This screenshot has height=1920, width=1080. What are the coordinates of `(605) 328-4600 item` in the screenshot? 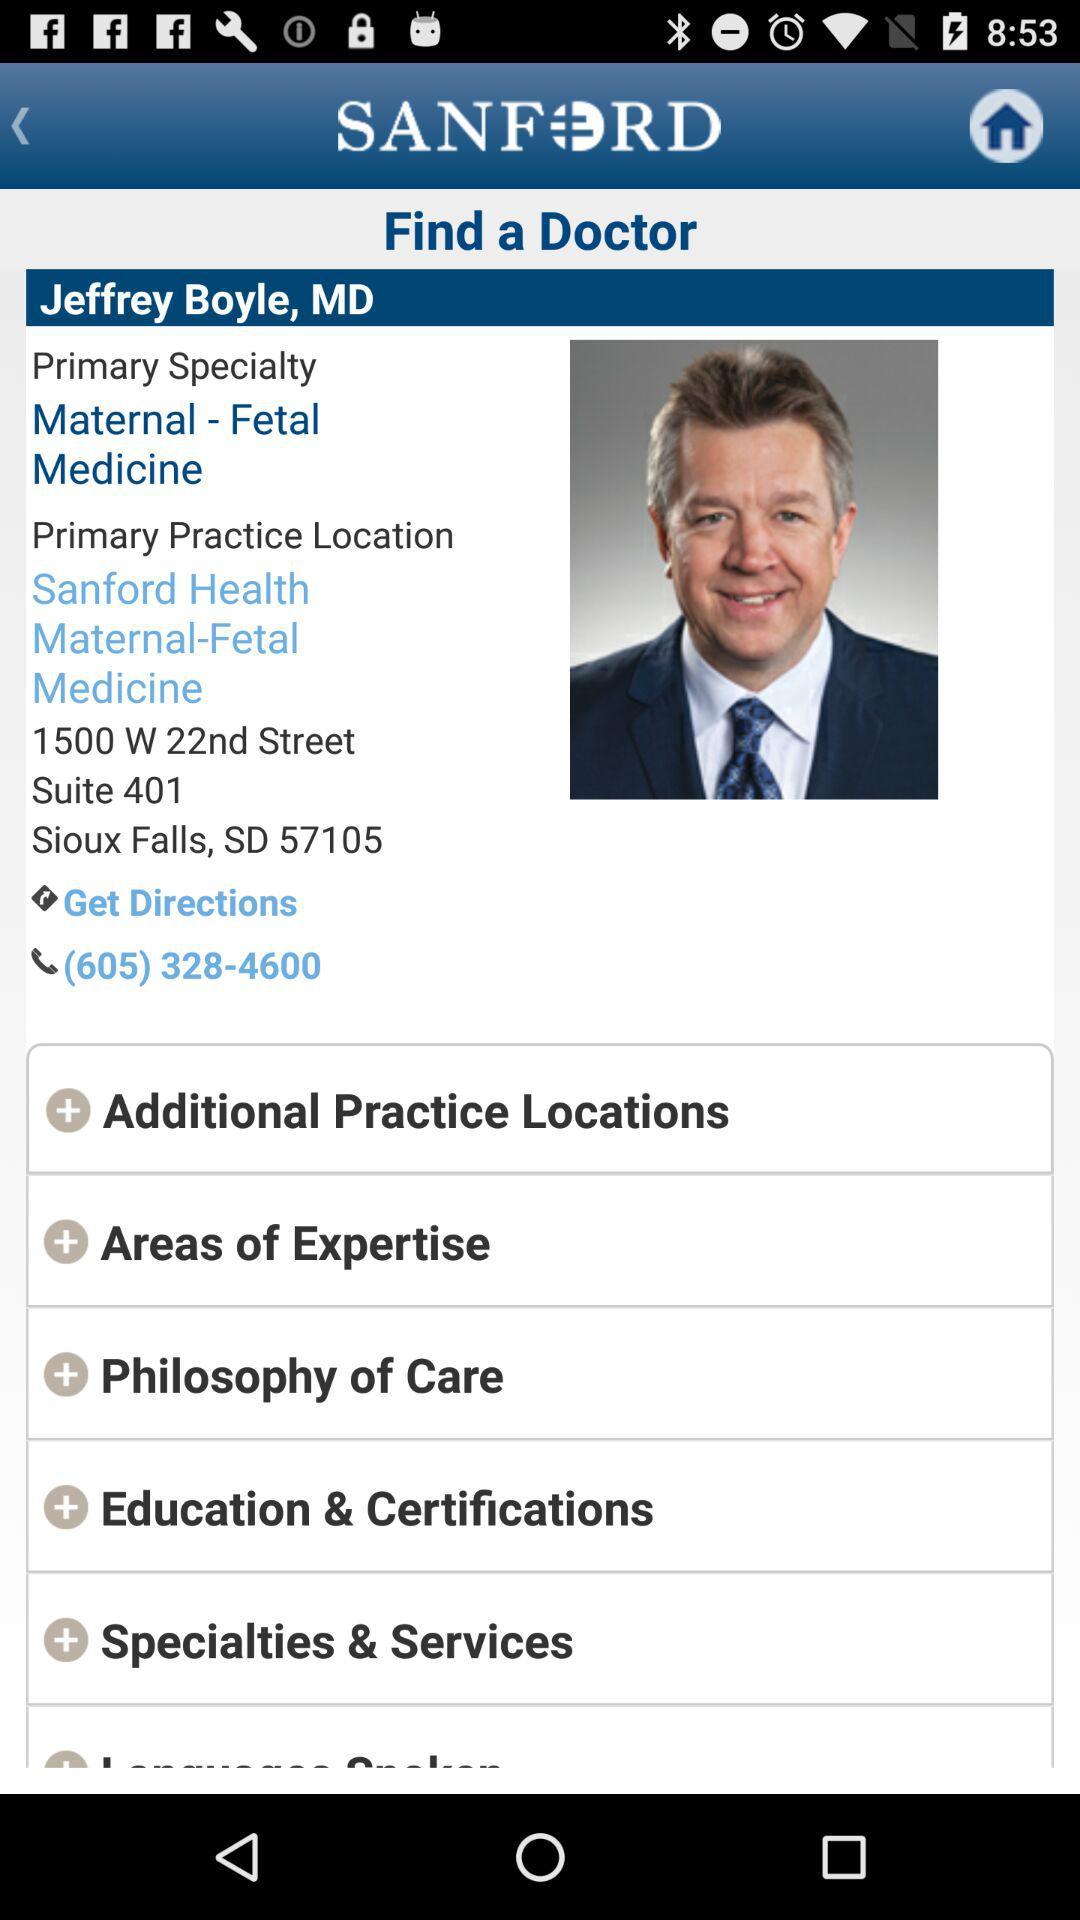 It's located at (257, 964).